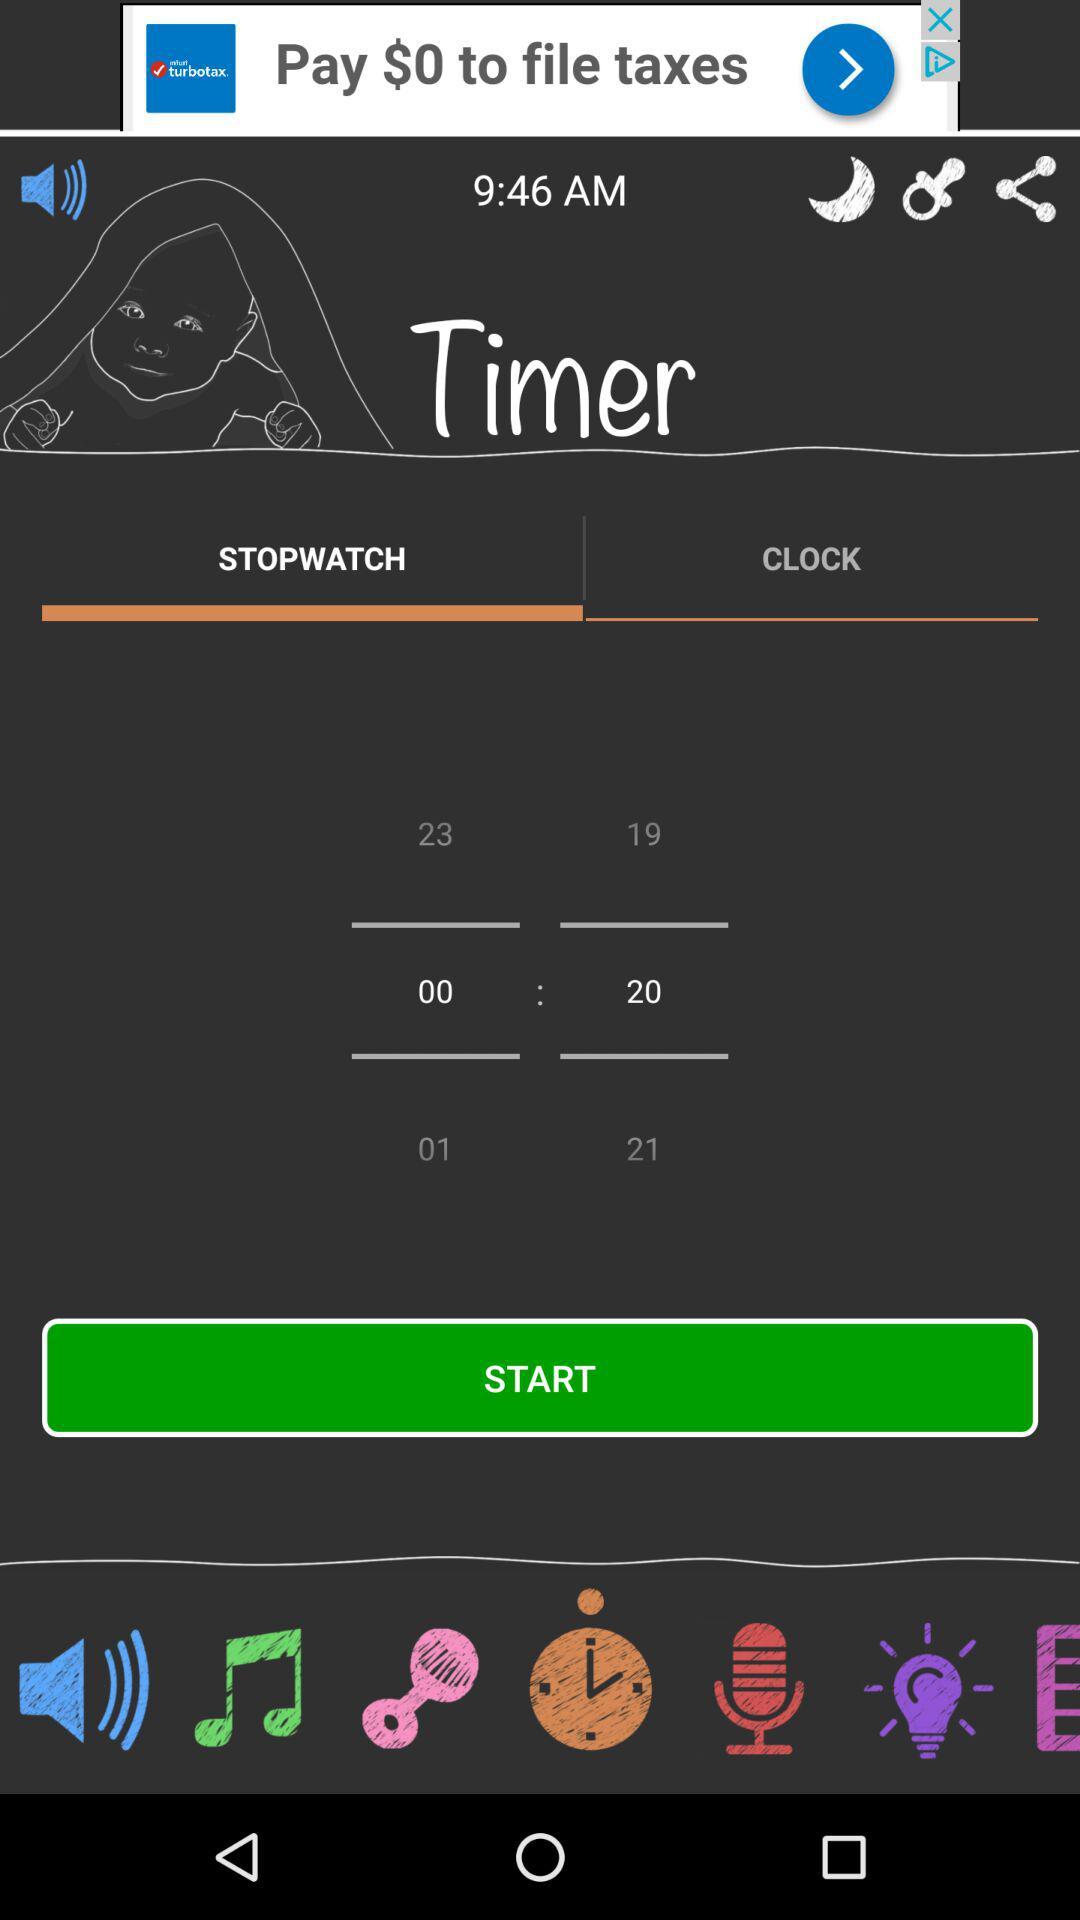 This screenshot has height=1920, width=1080. What do you see at coordinates (841, 188) in the screenshot?
I see `help your baby relax stop crying and sleep better` at bounding box center [841, 188].